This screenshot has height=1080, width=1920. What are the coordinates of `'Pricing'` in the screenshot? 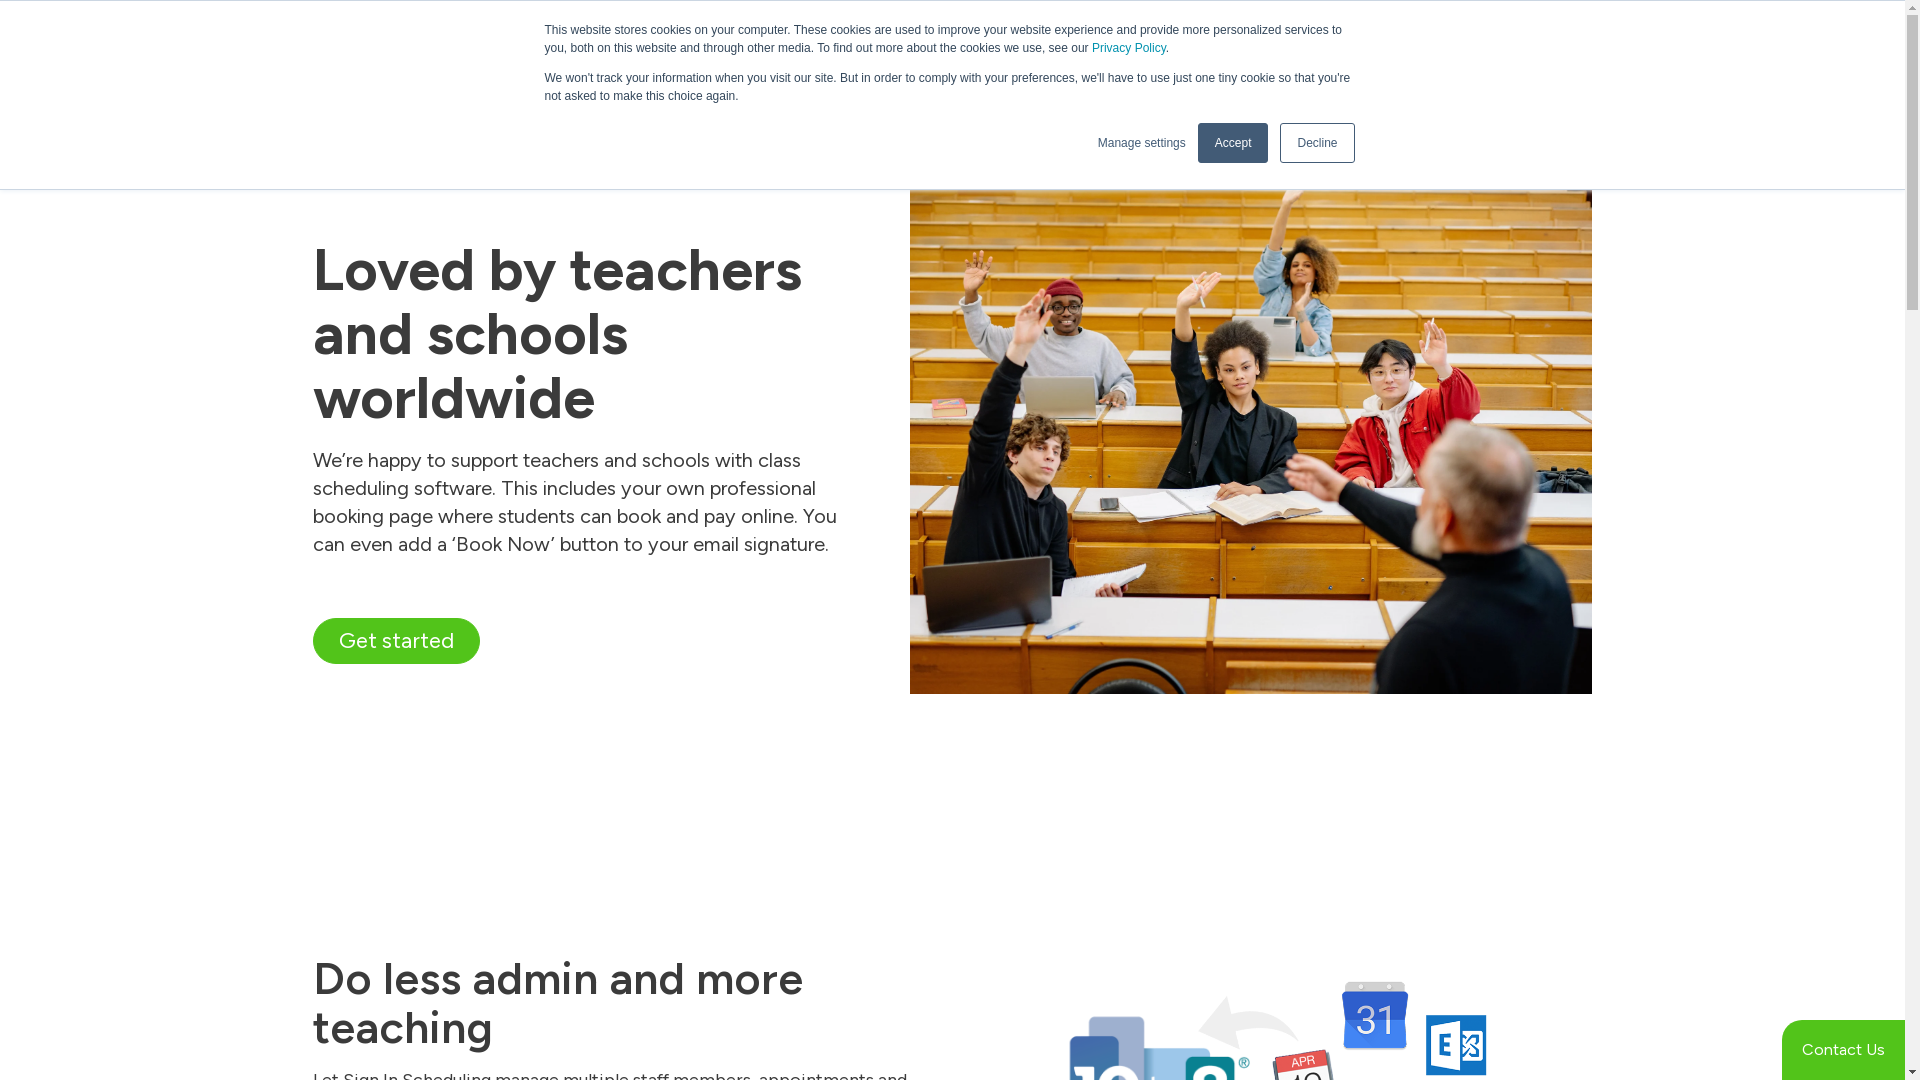 It's located at (1287, 100).